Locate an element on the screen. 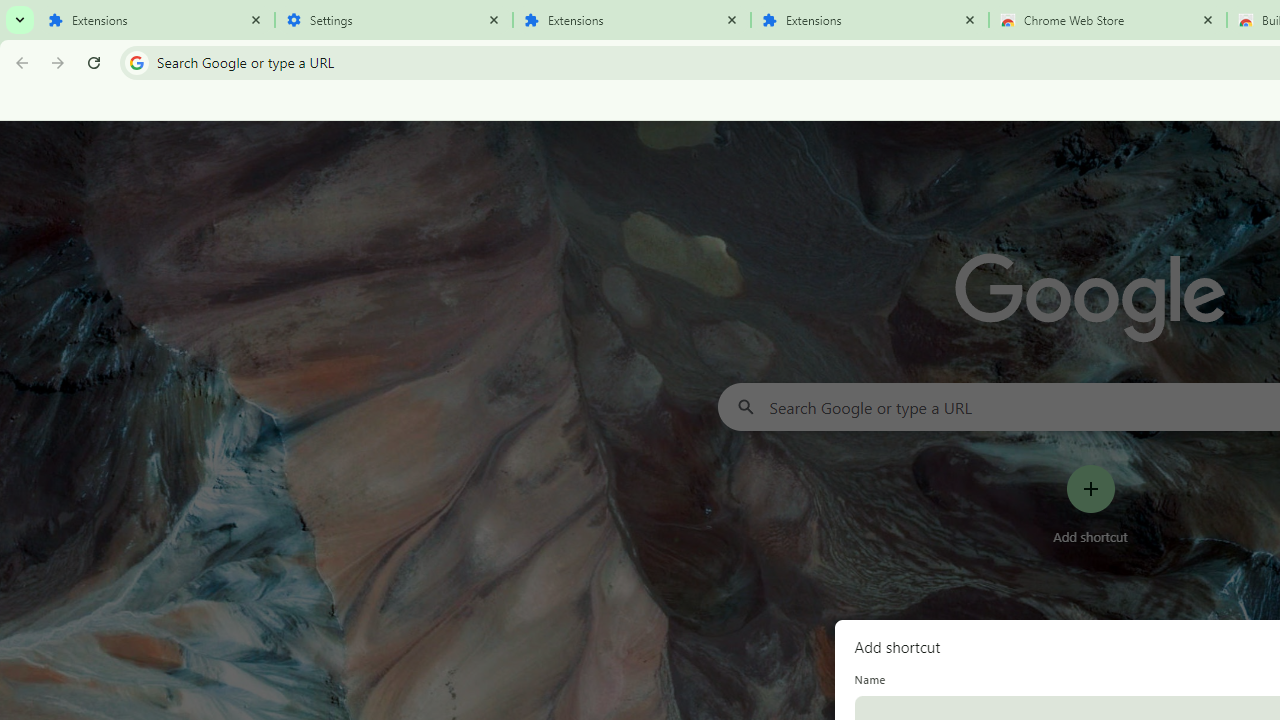  'Settings' is located at coordinates (394, 20).